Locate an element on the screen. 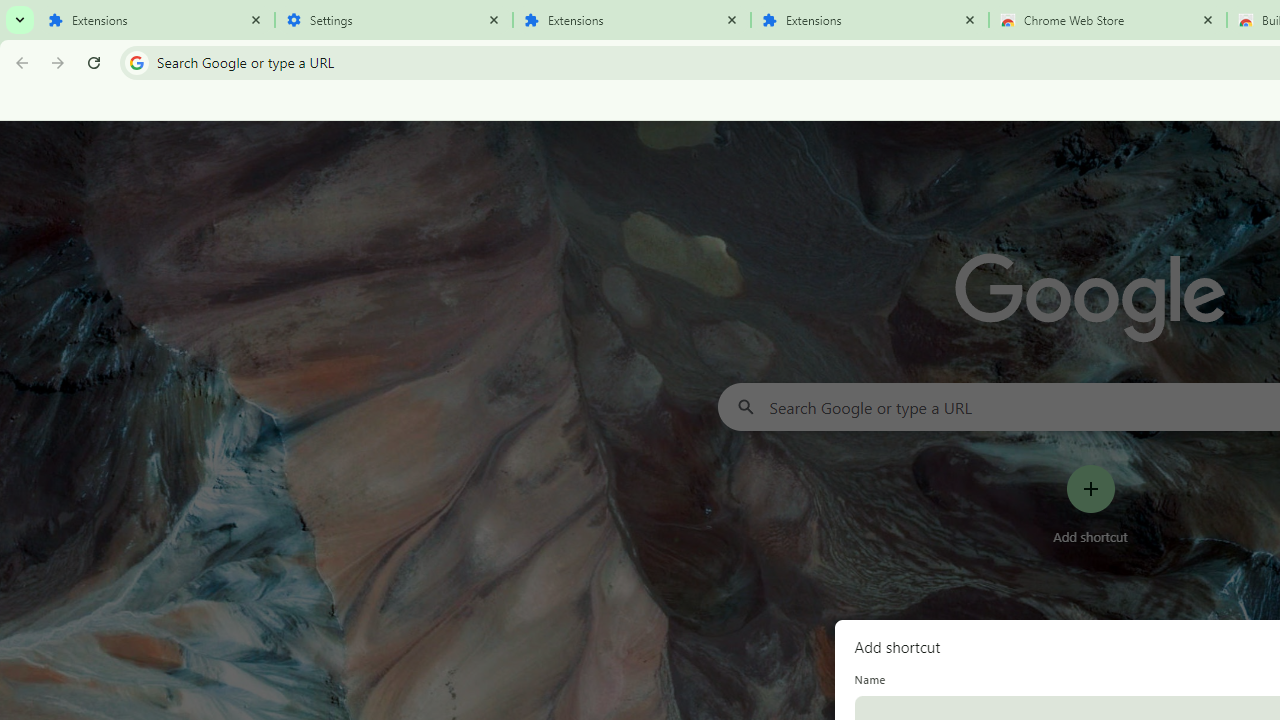  'Settings' is located at coordinates (394, 20).